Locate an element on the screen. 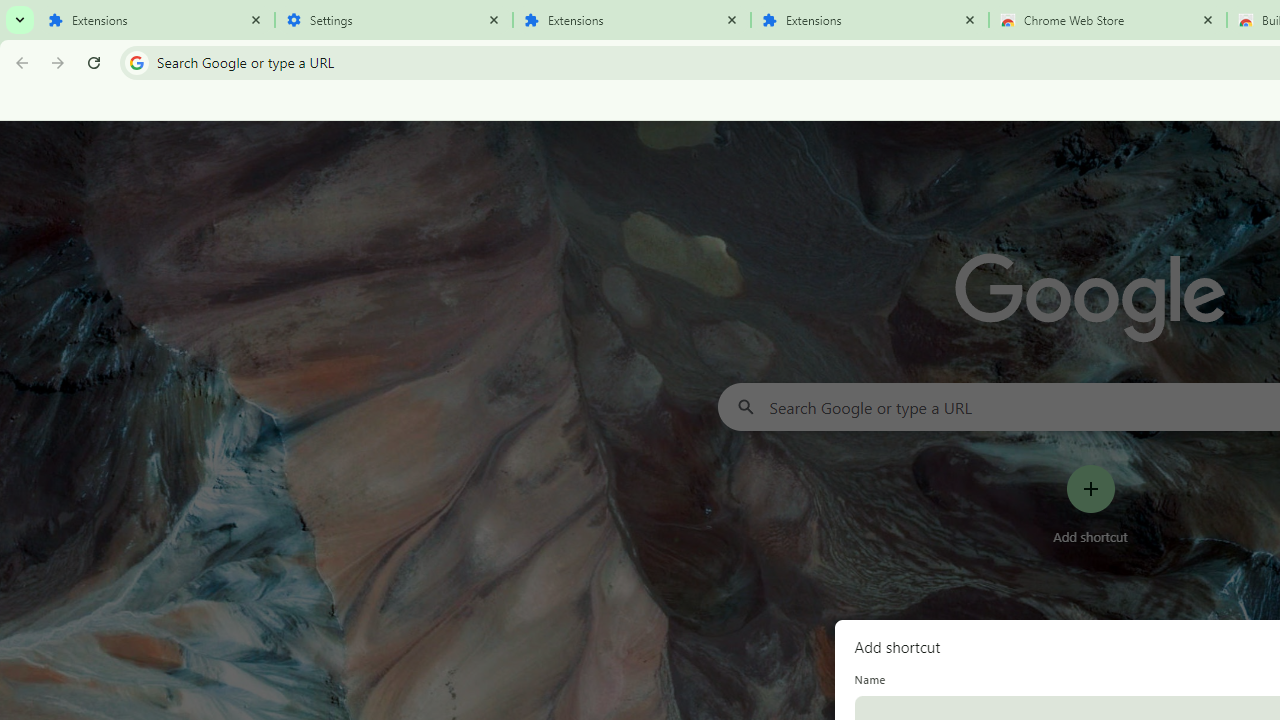  'Settings' is located at coordinates (394, 20).